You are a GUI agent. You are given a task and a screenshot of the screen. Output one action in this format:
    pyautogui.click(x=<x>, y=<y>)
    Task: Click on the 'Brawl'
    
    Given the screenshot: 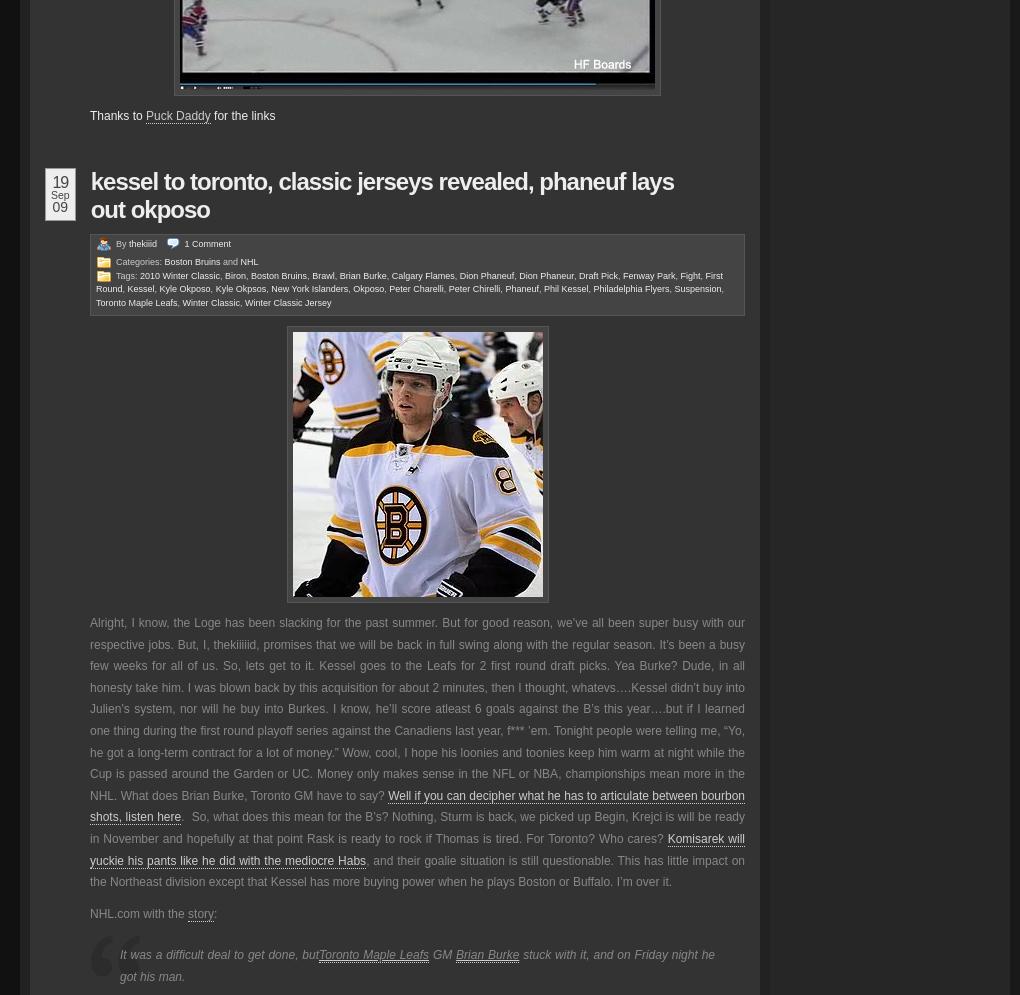 What is the action you would take?
    pyautogui.click(x=323, y=274)
    